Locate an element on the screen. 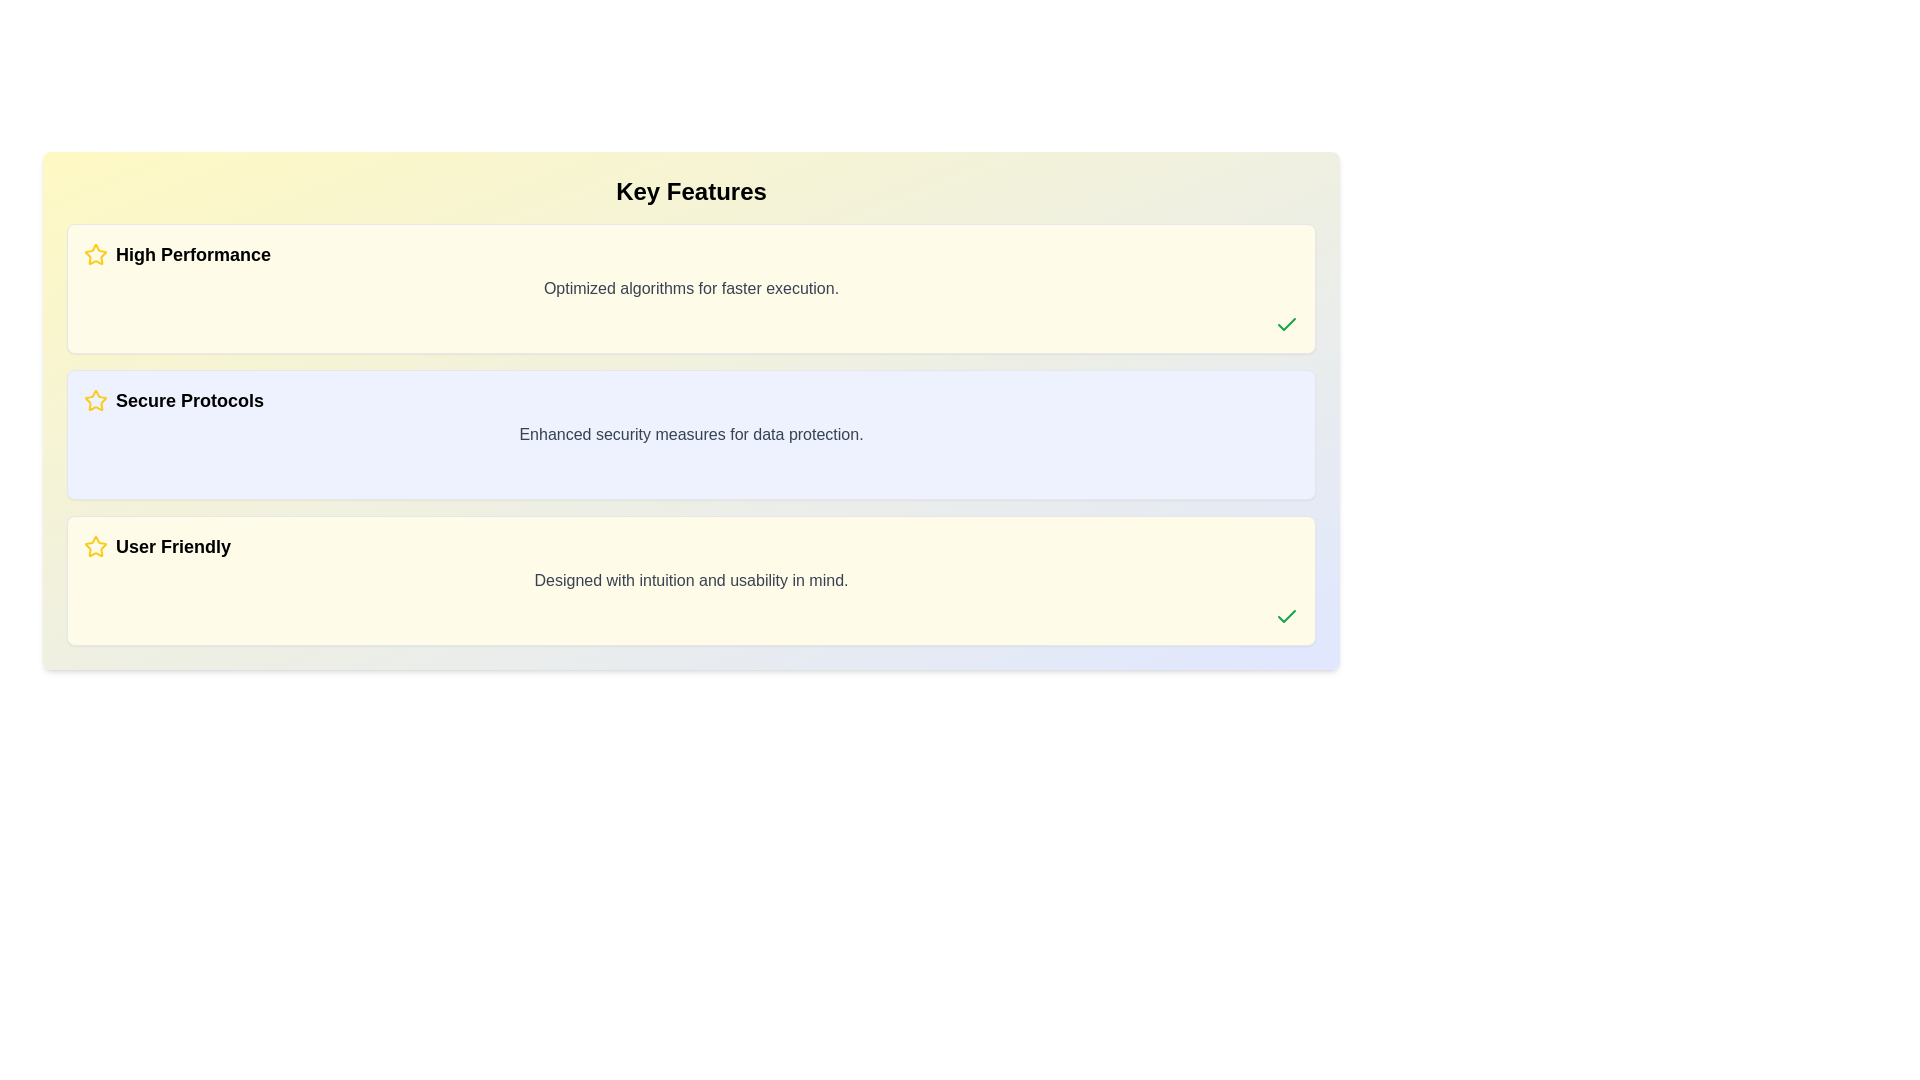 The image size is (1920, 1080). the description text of Secure Protocols to select it is located at coordinates (691, 434).